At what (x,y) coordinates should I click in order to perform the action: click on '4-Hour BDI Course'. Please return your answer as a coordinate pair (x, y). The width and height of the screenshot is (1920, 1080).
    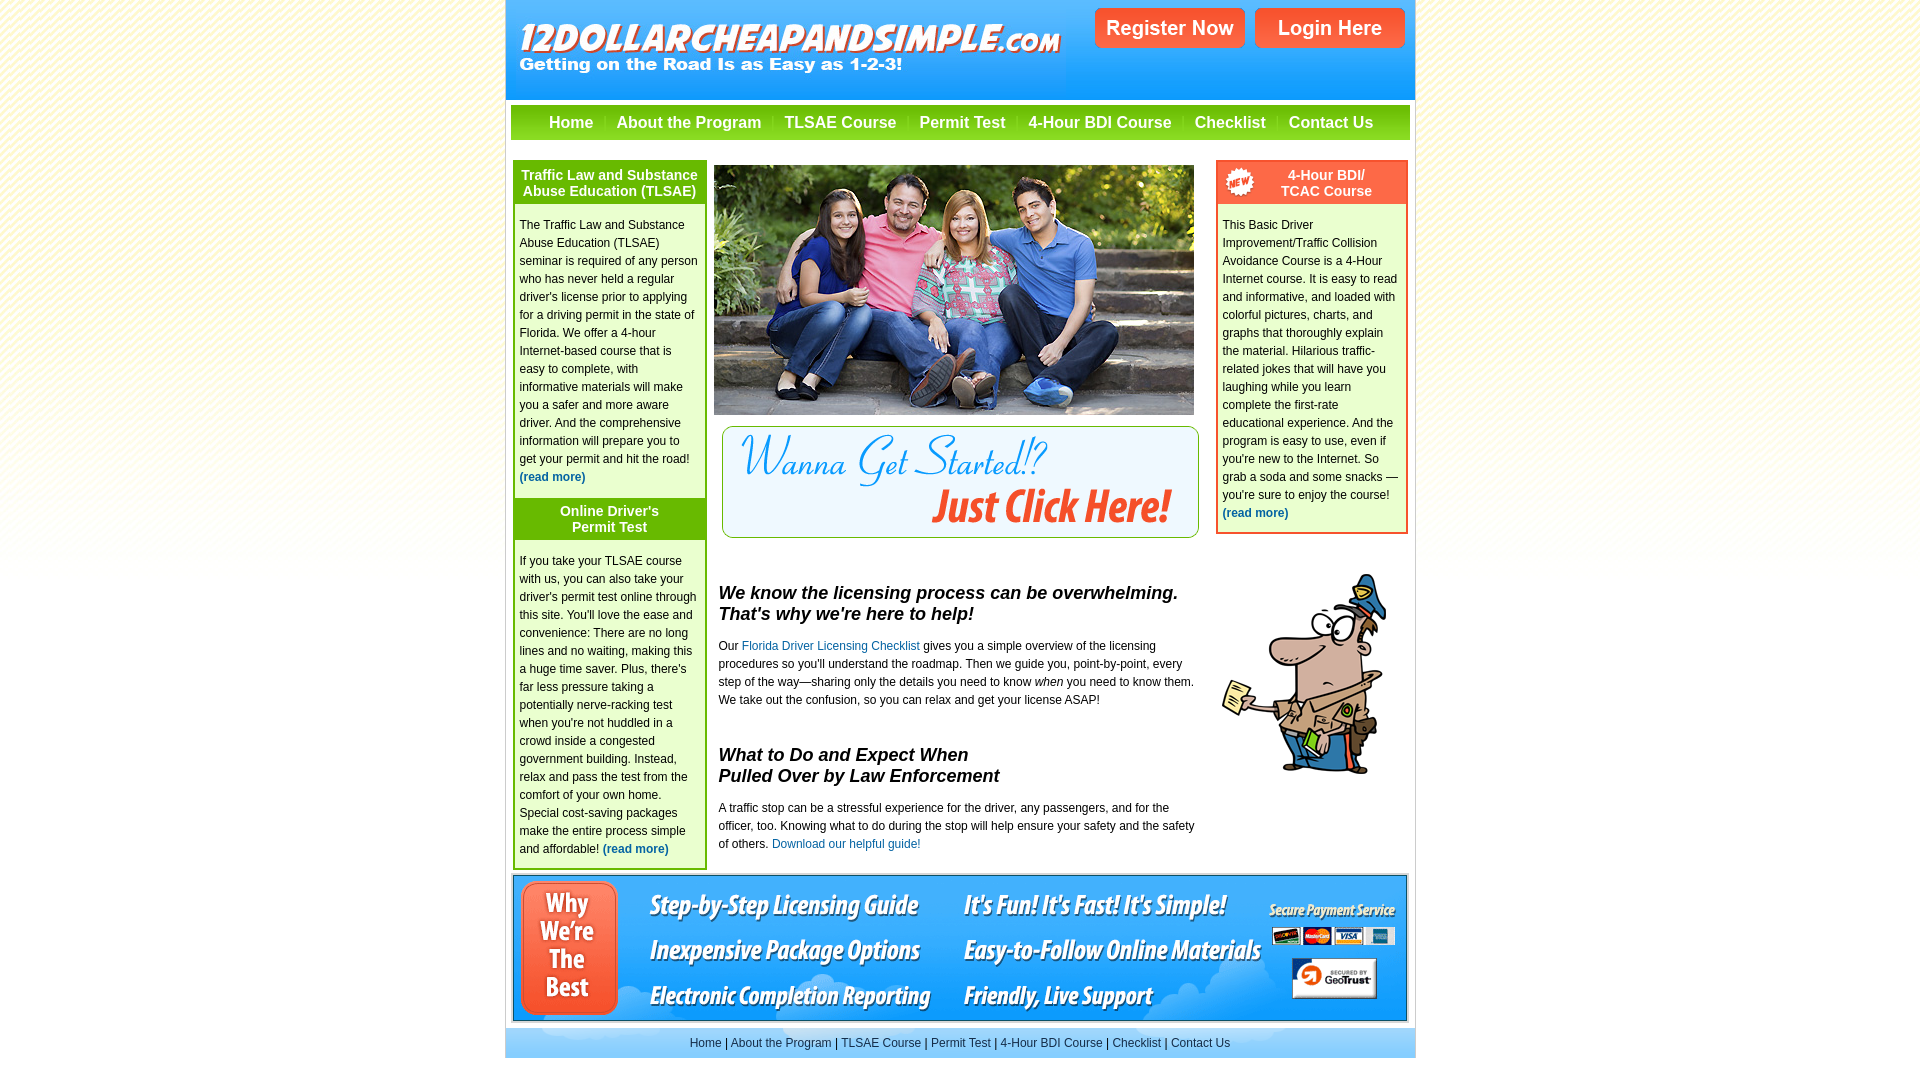
    Looking at the image, I should click on (1050, 1041).